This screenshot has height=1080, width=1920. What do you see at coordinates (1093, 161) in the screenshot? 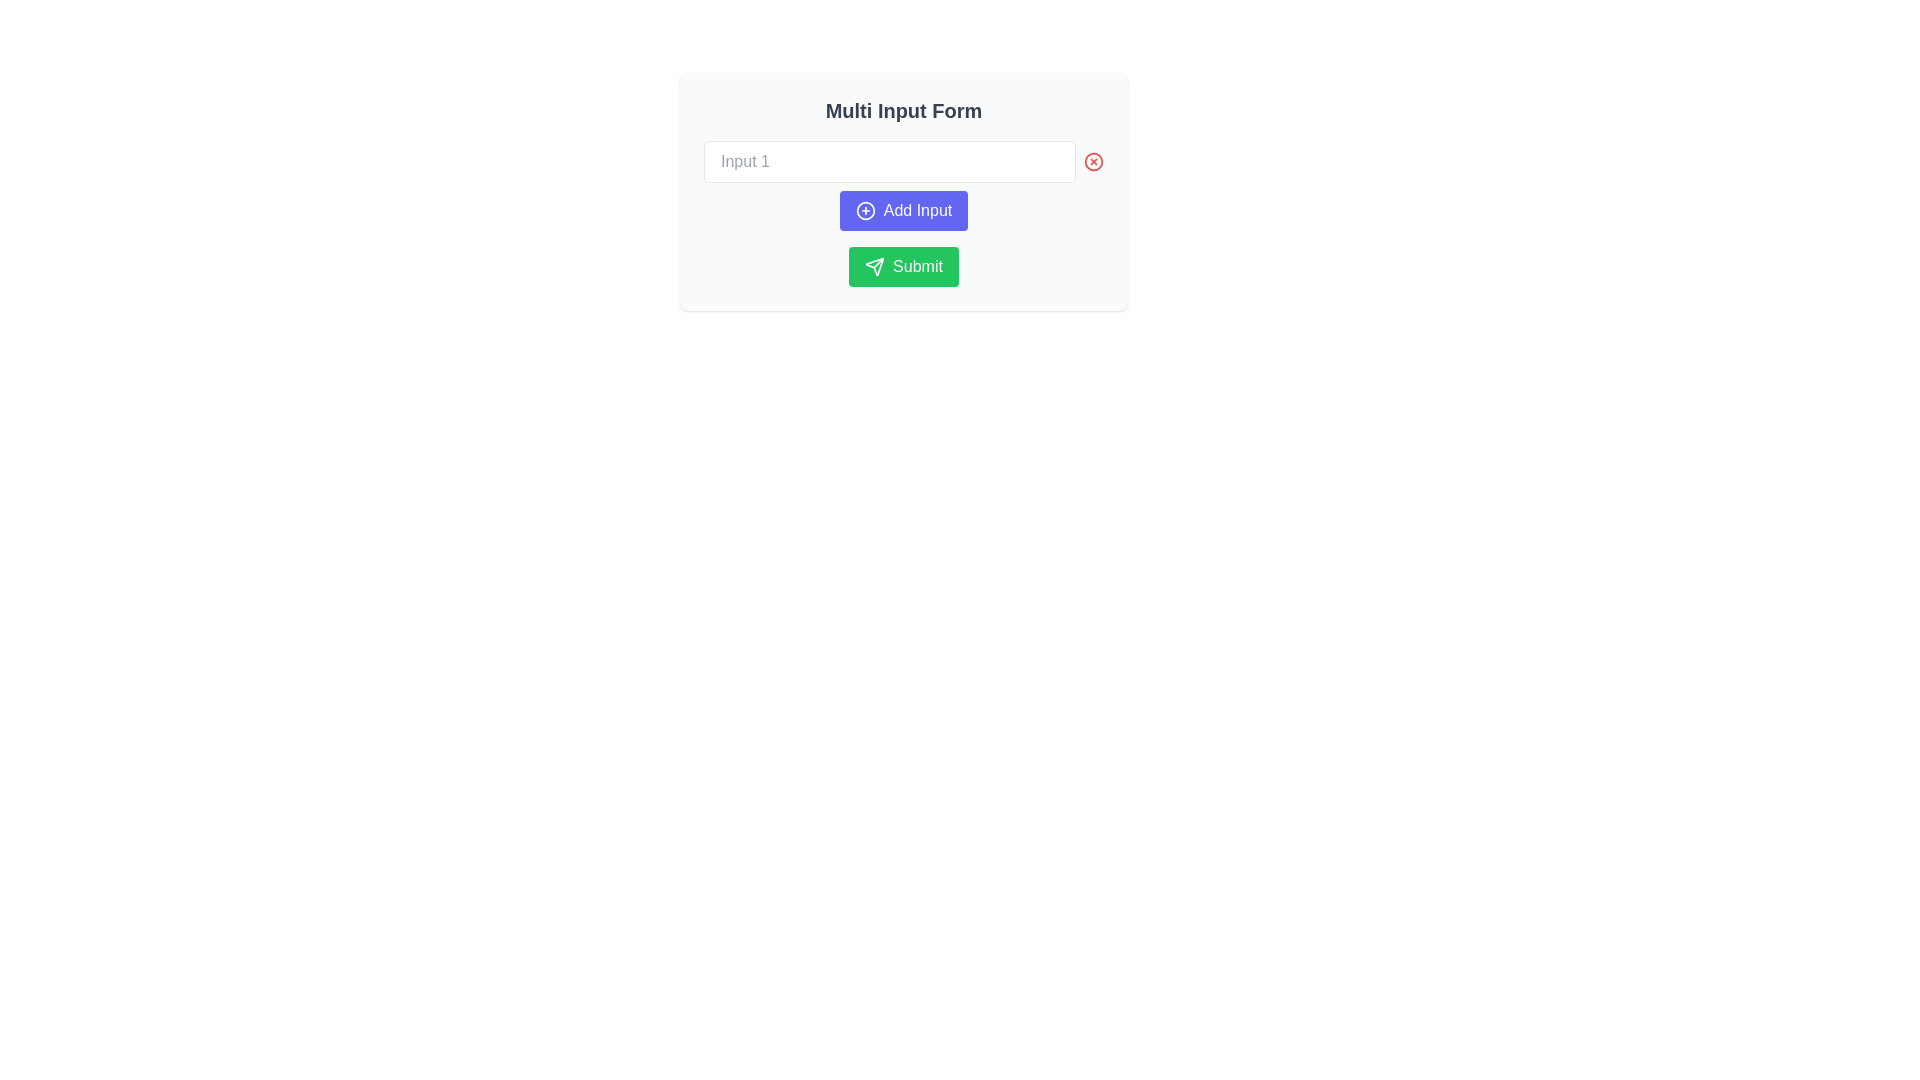
I see `the 'clear' button located to the right of the input field labeled 'Input 1' to clear the input field content` at bounding box center [1093, 161].